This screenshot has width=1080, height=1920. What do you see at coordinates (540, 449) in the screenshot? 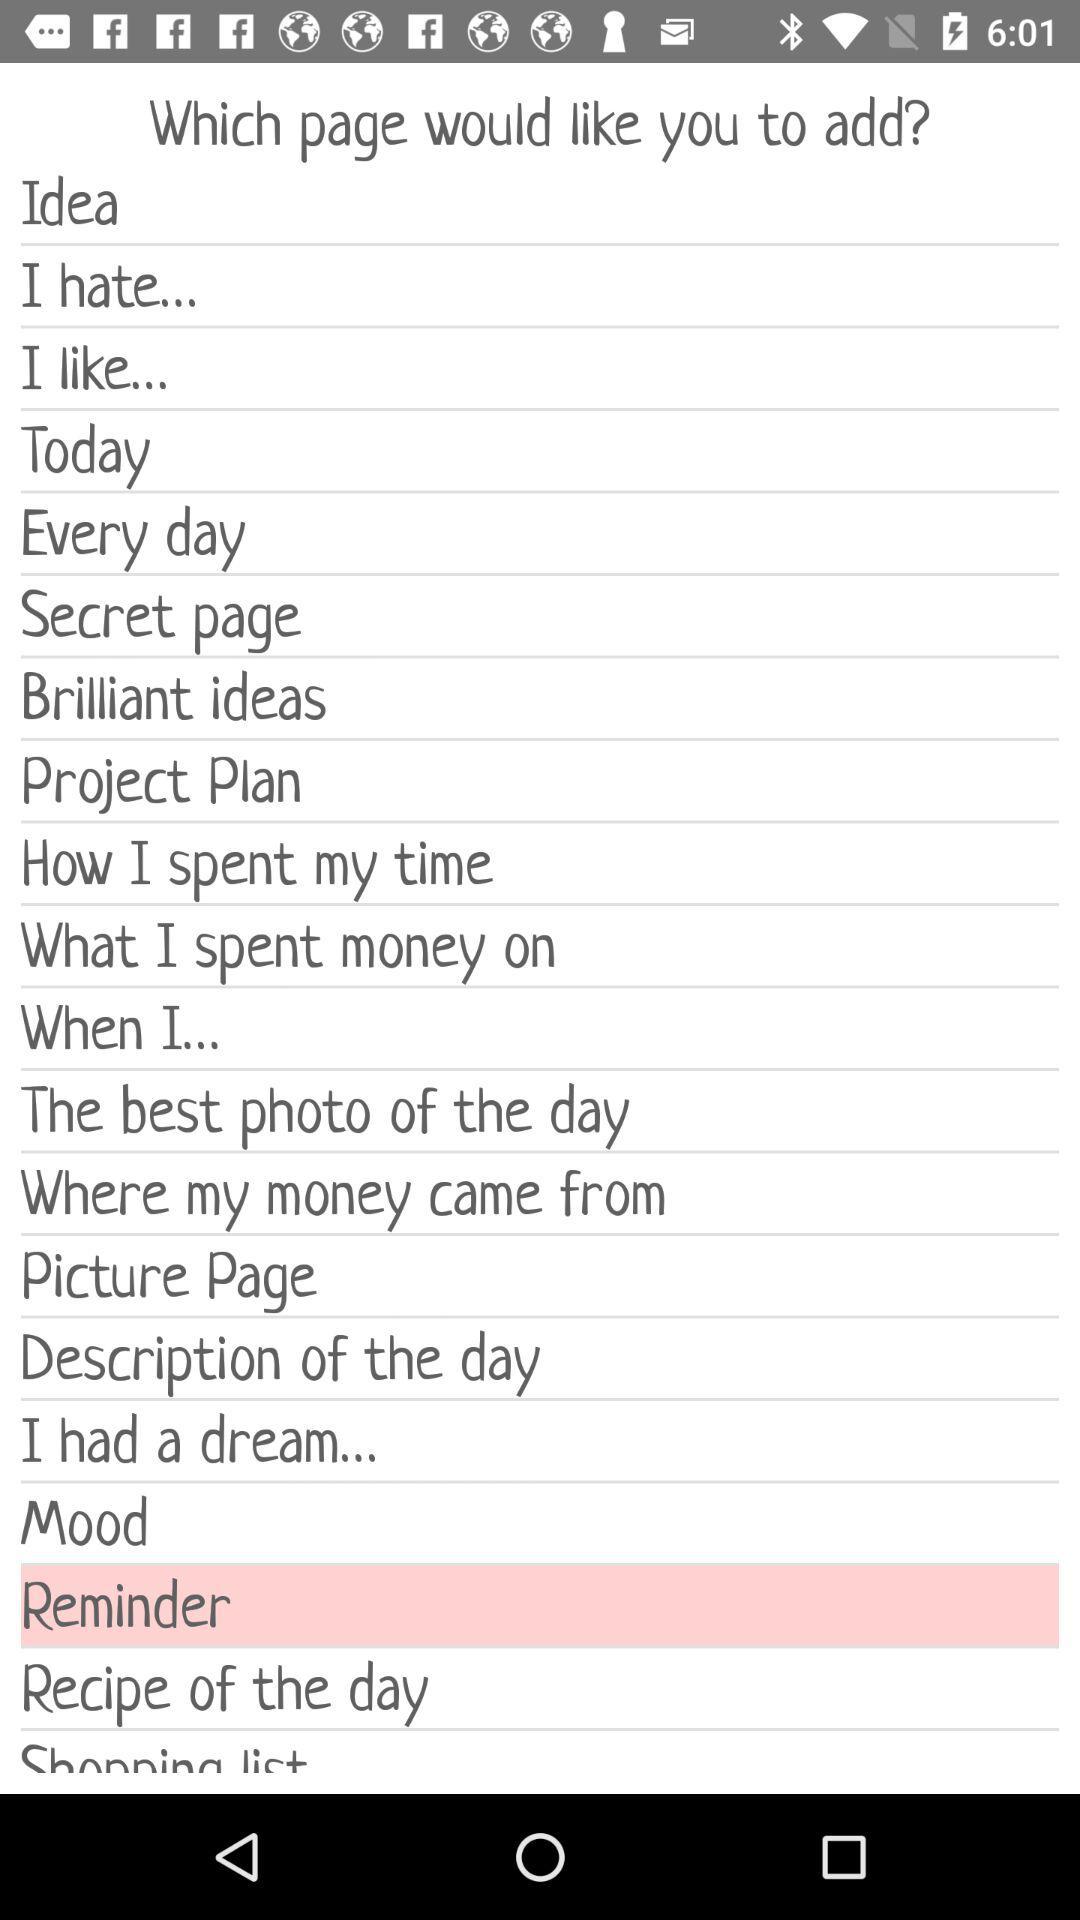
I see `icon above the every day item` at bounding box center [540, 449].